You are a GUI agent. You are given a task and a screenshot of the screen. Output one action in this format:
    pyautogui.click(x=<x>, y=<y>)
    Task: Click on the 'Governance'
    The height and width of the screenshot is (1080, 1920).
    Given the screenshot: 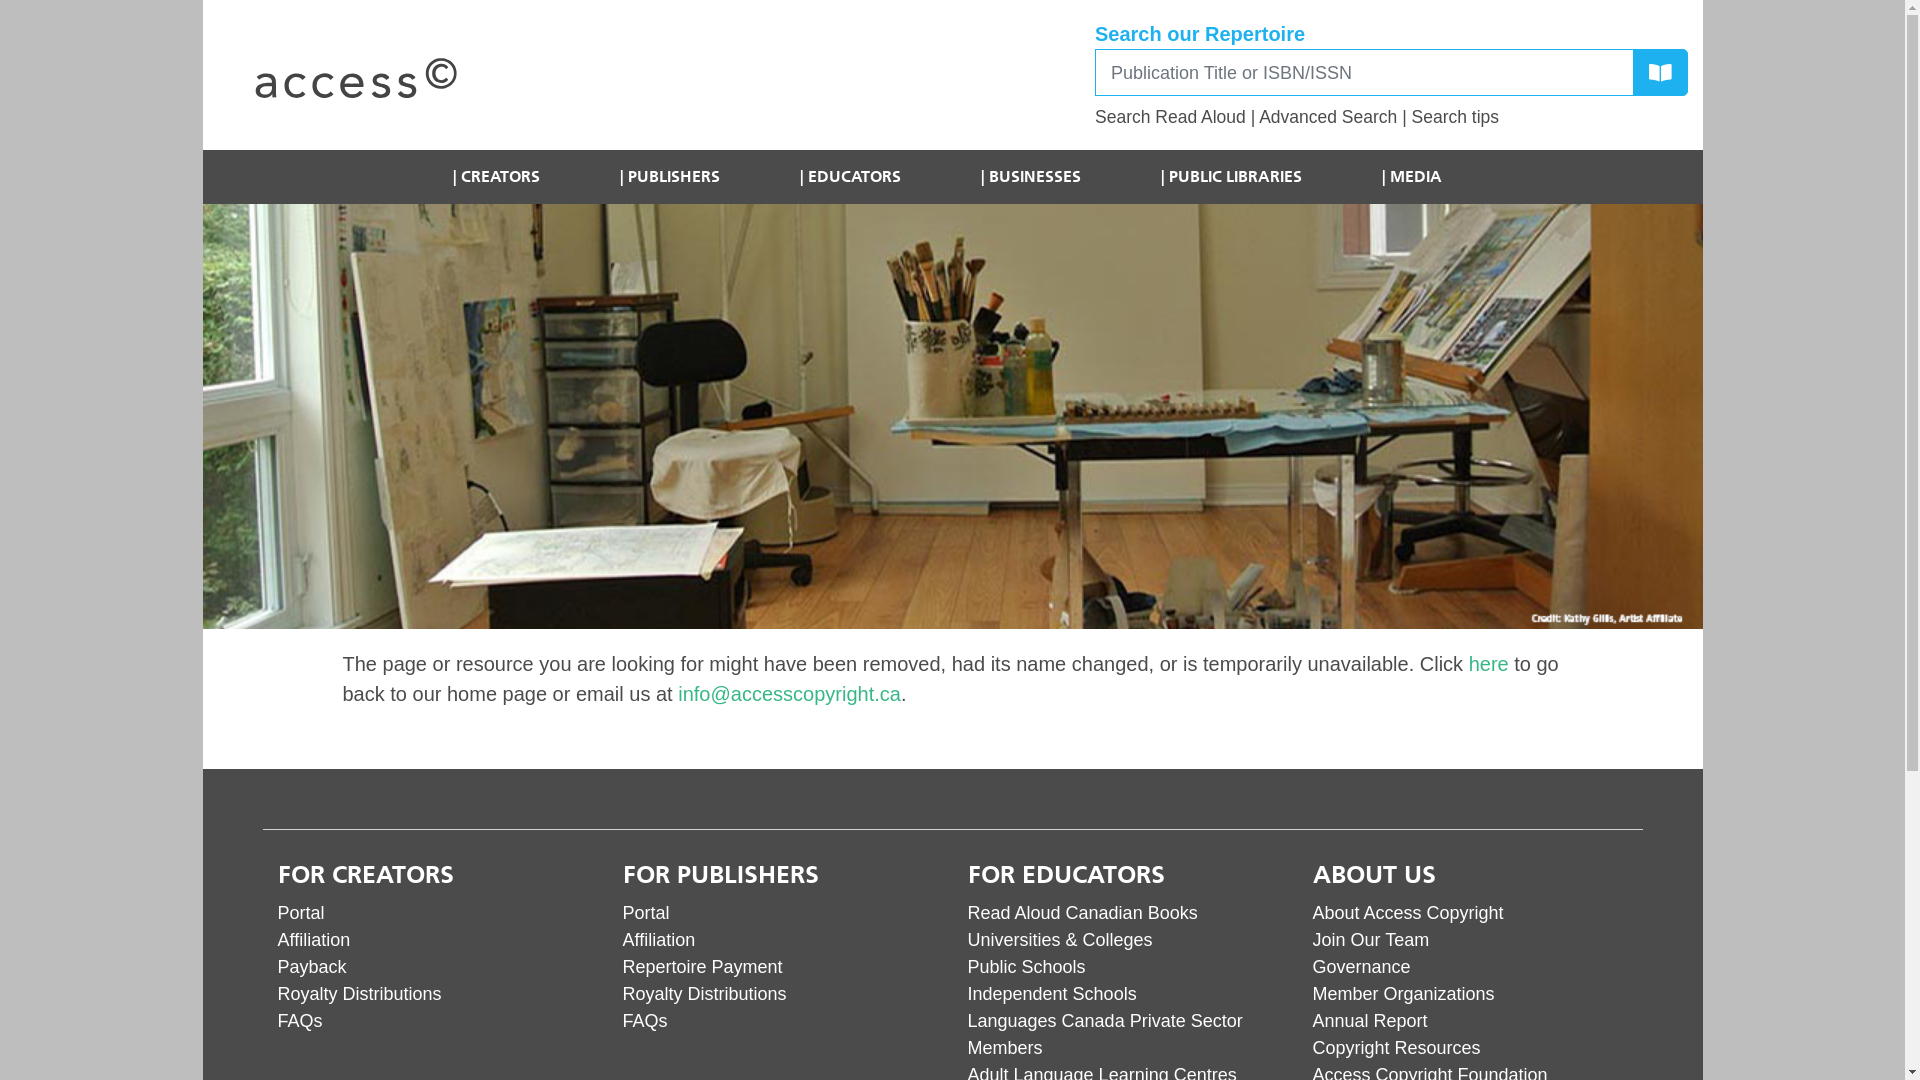 What is the action you would take?
    pyautogui.click(x=1360, y=966)
    